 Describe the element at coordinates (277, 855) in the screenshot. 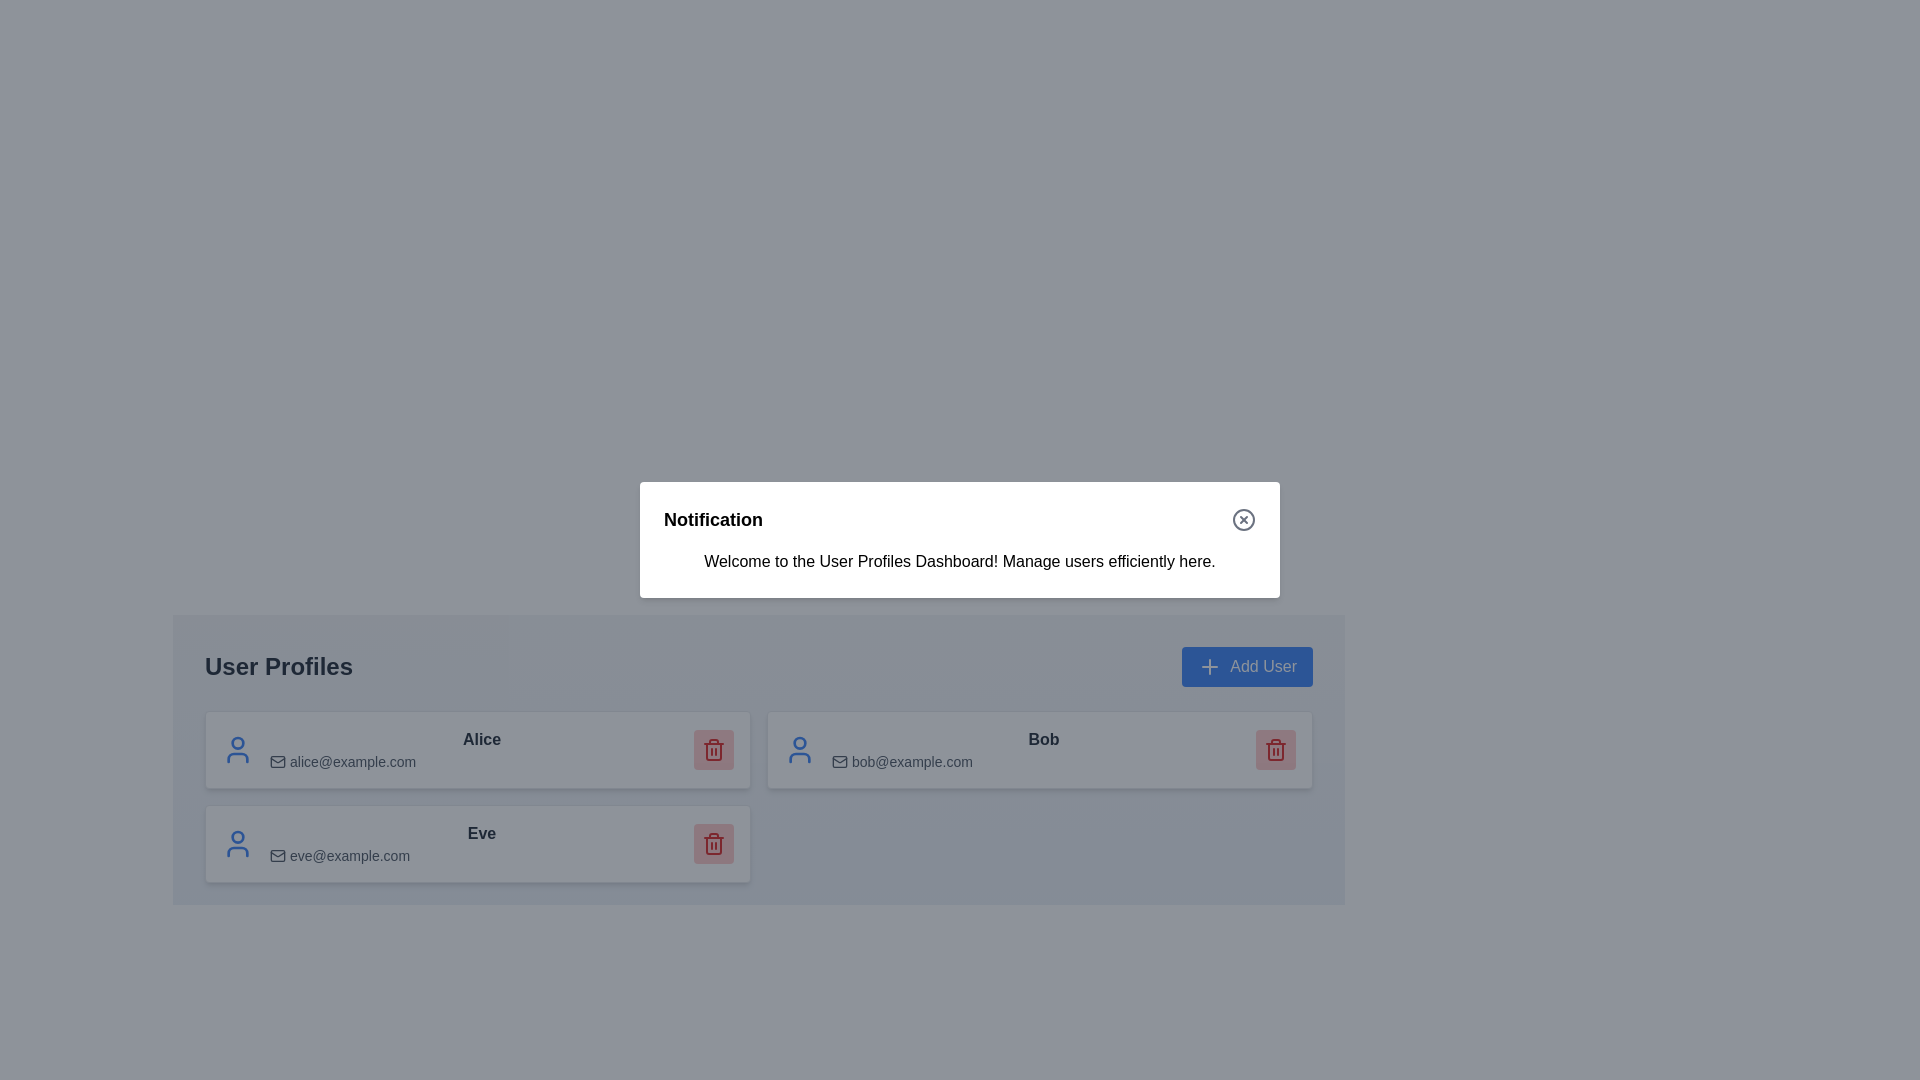

I see `the email icon located to the left of the 'eve@example.com' text in the 'User Profiles' section, which serves as a visual cue for the email address` at that location.